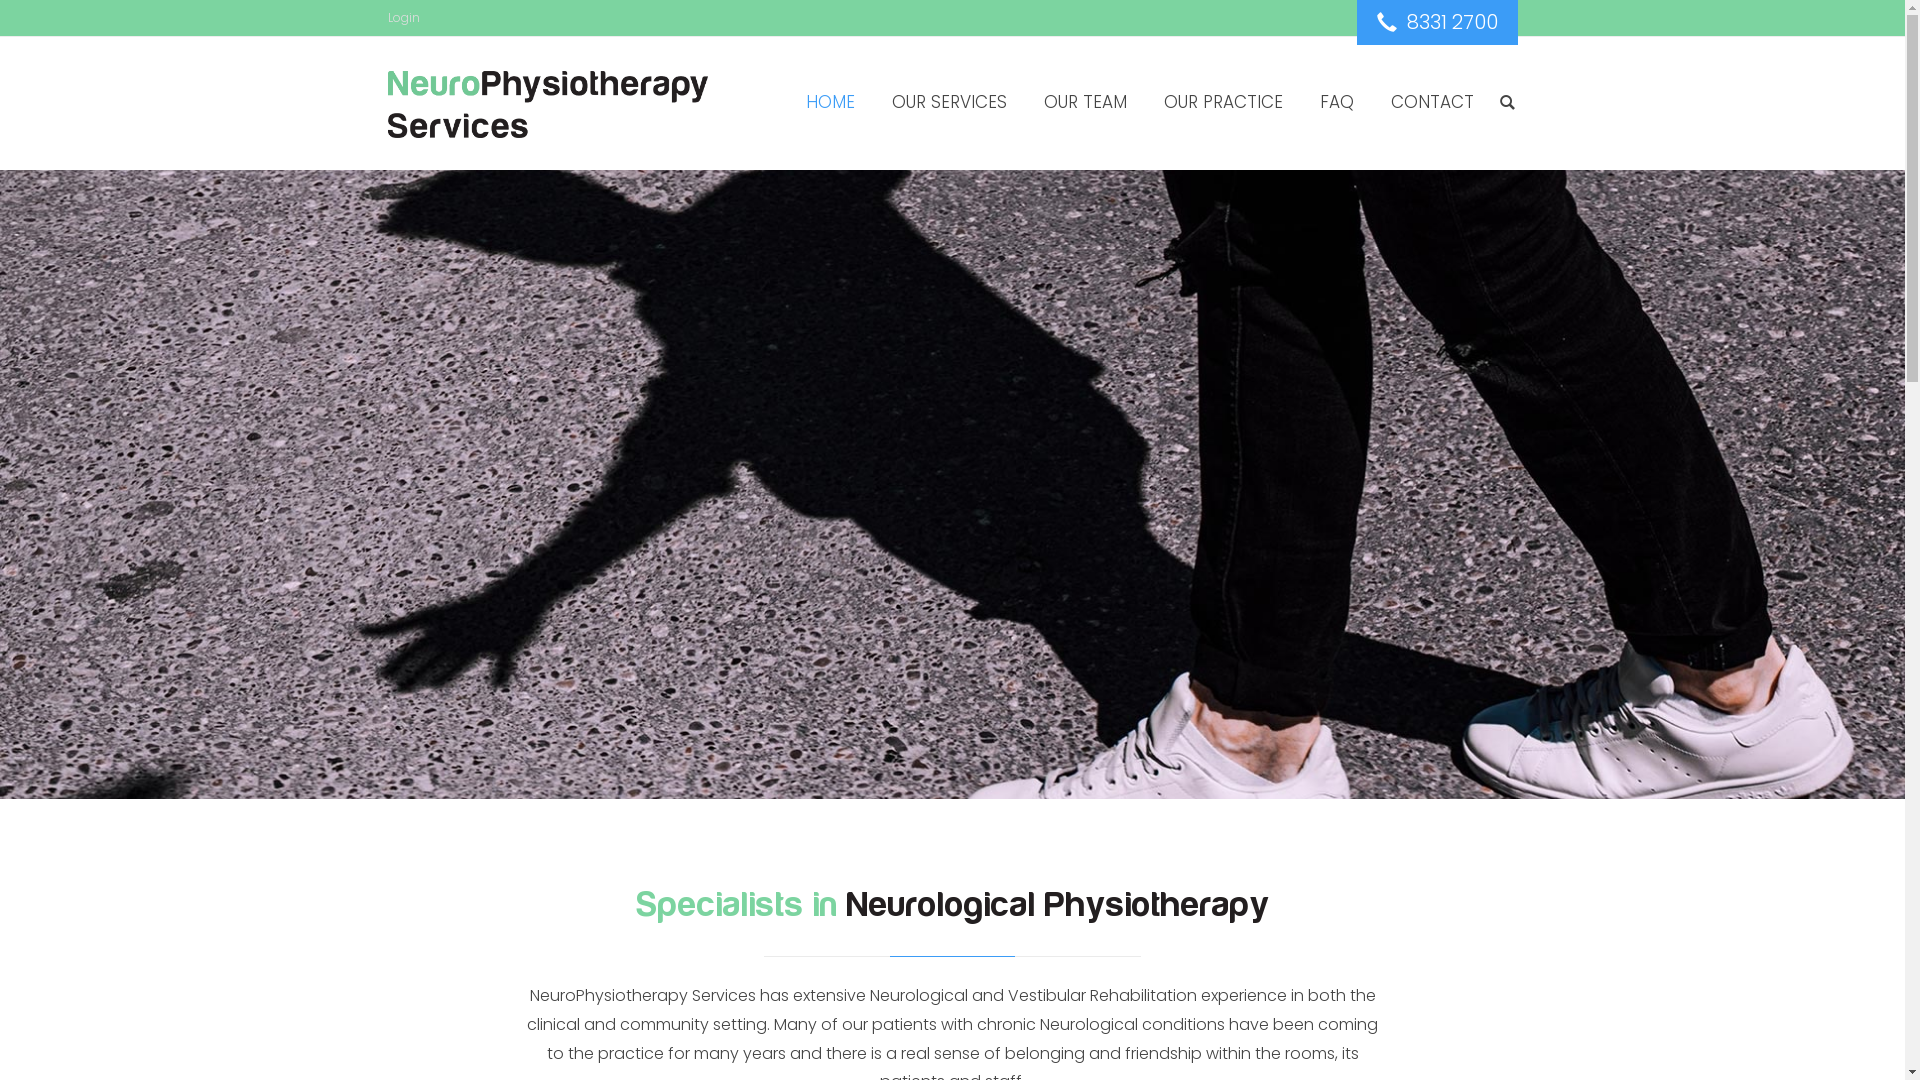 Image resolution: width=1920 pixels, height=1080 pixels. Describe the element at coordinates (1435, 22) in the screenshot. I see `'  8331 2700'` at that location.